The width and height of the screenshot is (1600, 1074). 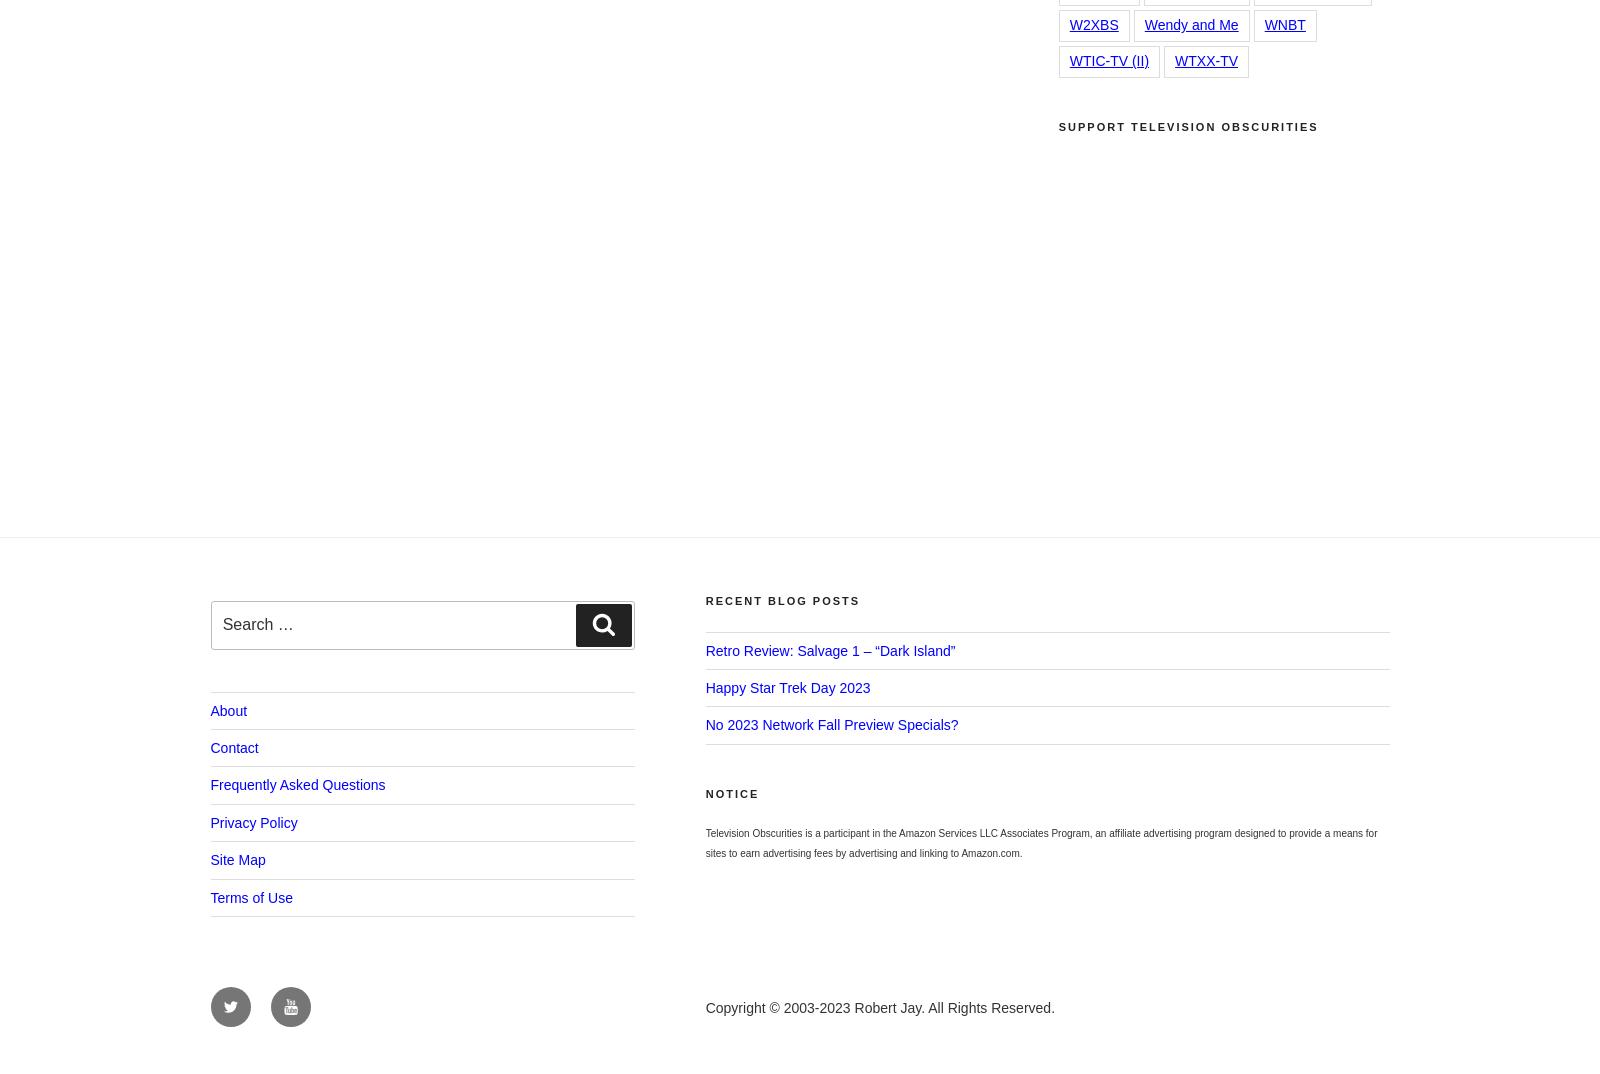 I want to click on 'Site Map', so click(x=237, y=859).